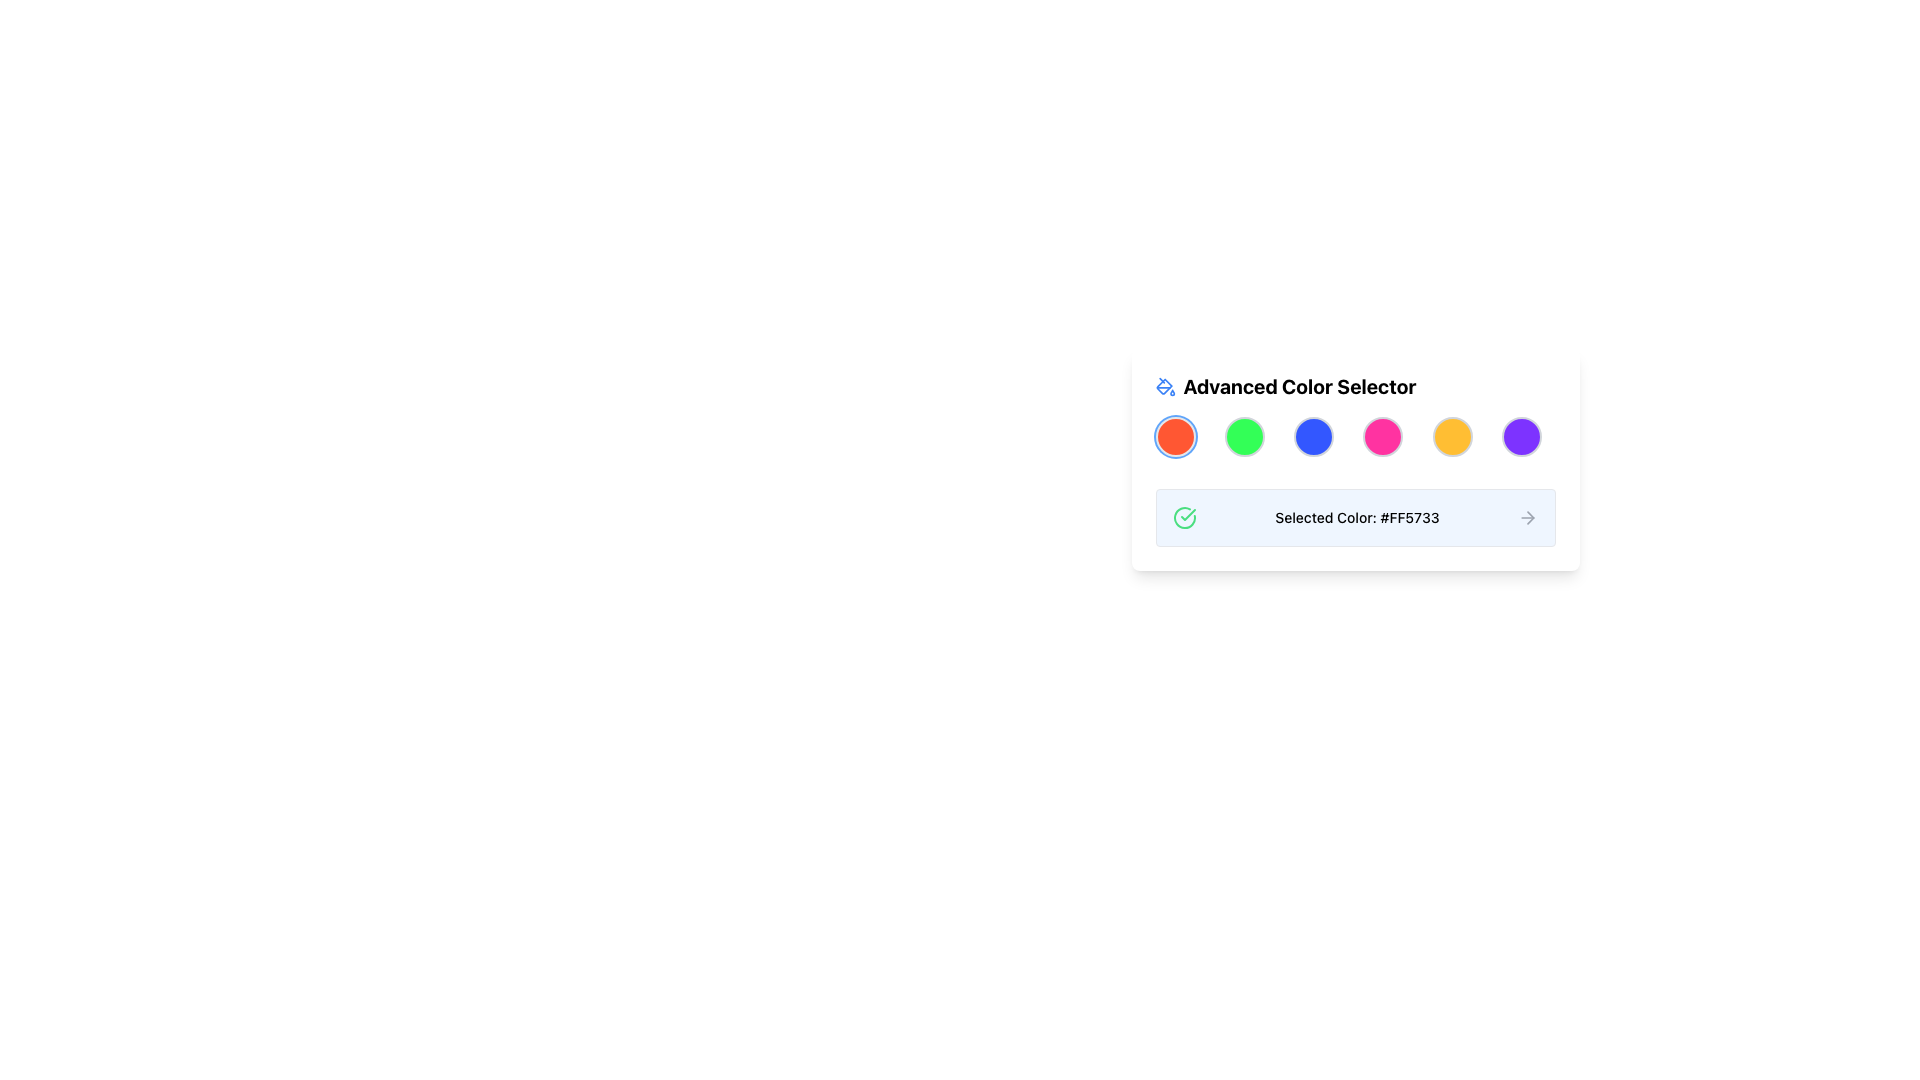  What do you see at coordinates (1355, 386) in the screenshot?
I see `text header with an icon located above the row of color circles, which serves as the title for the section below` at bounding box center [1355, 386].